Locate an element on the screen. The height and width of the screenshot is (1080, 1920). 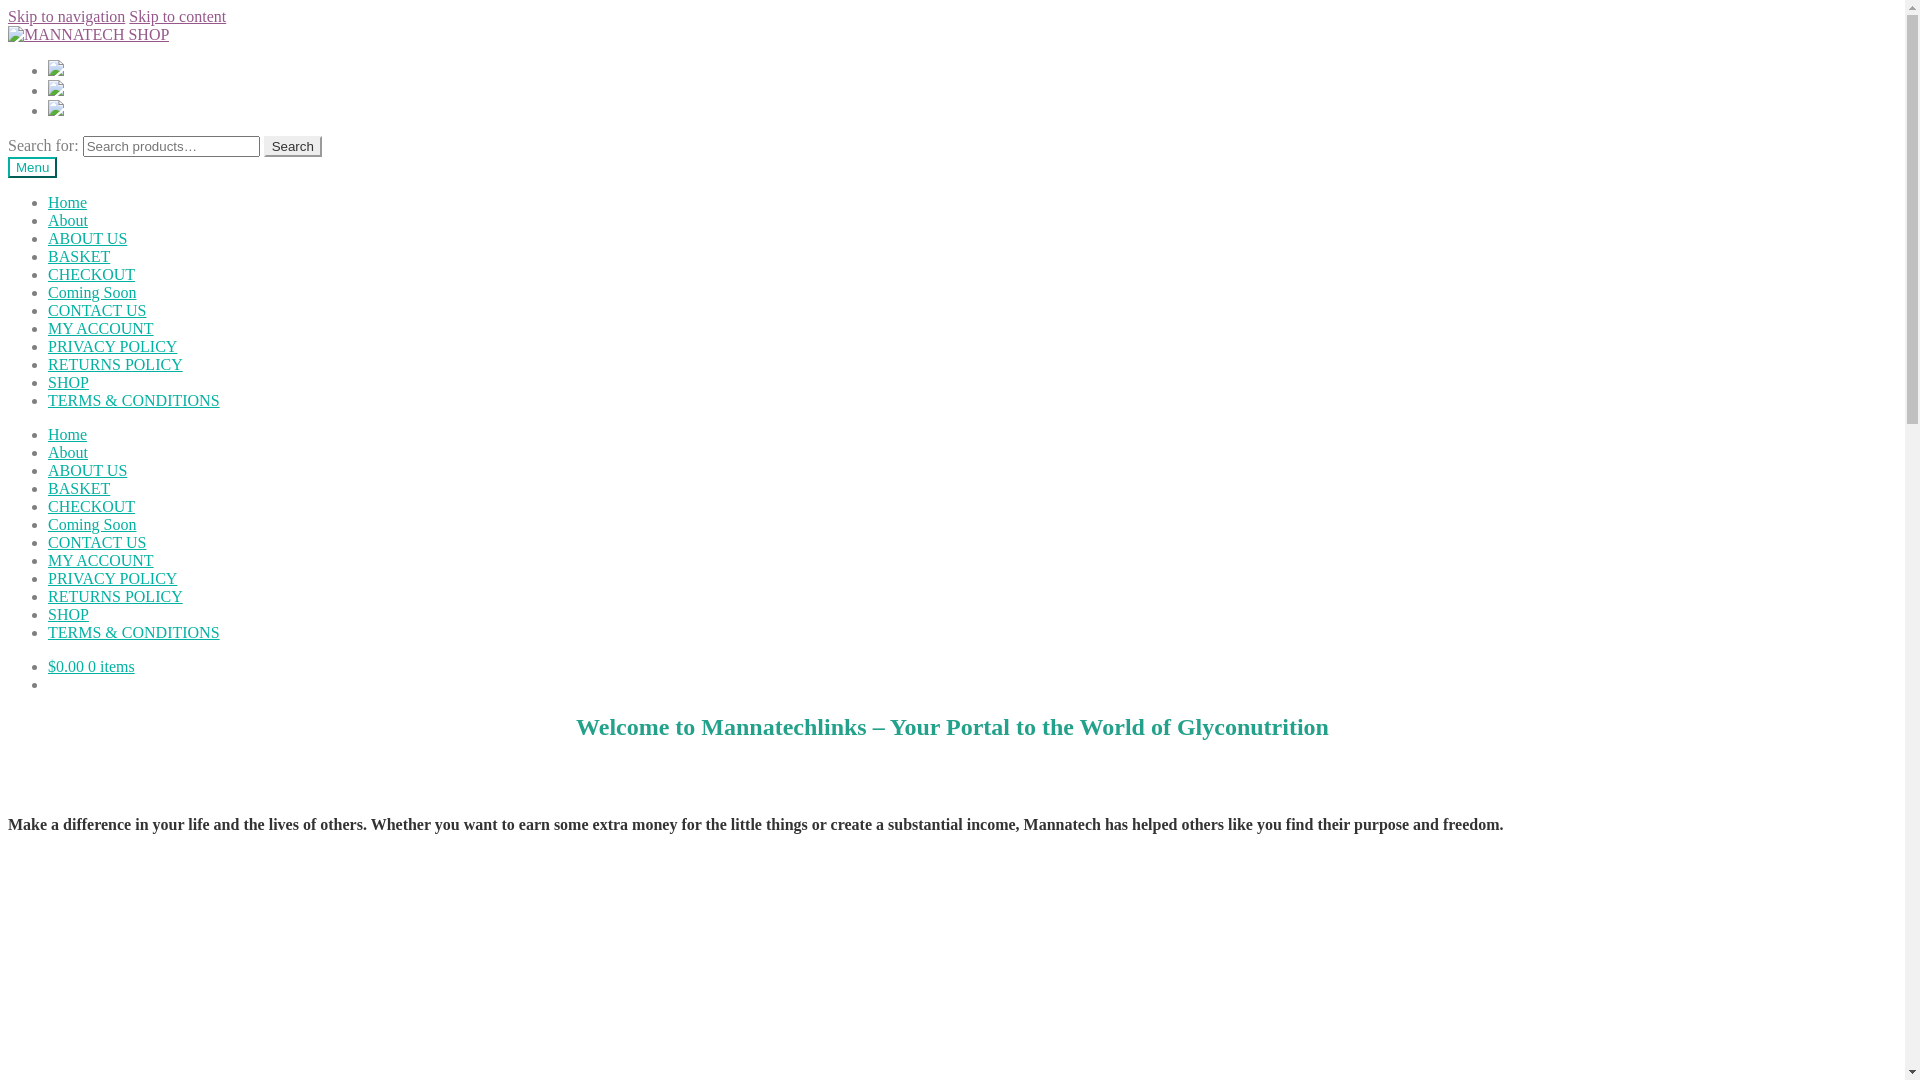
'Youtube' is located at coordinates (56, 110).